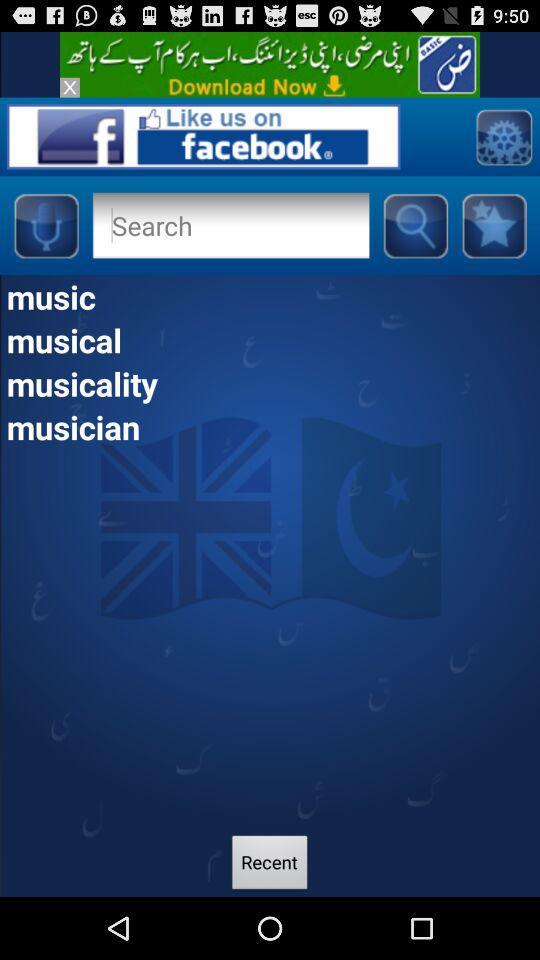 The image size is (540, 960). Describe the element at coordinates (414, 225) in the screenshot. I see `search` at that location.